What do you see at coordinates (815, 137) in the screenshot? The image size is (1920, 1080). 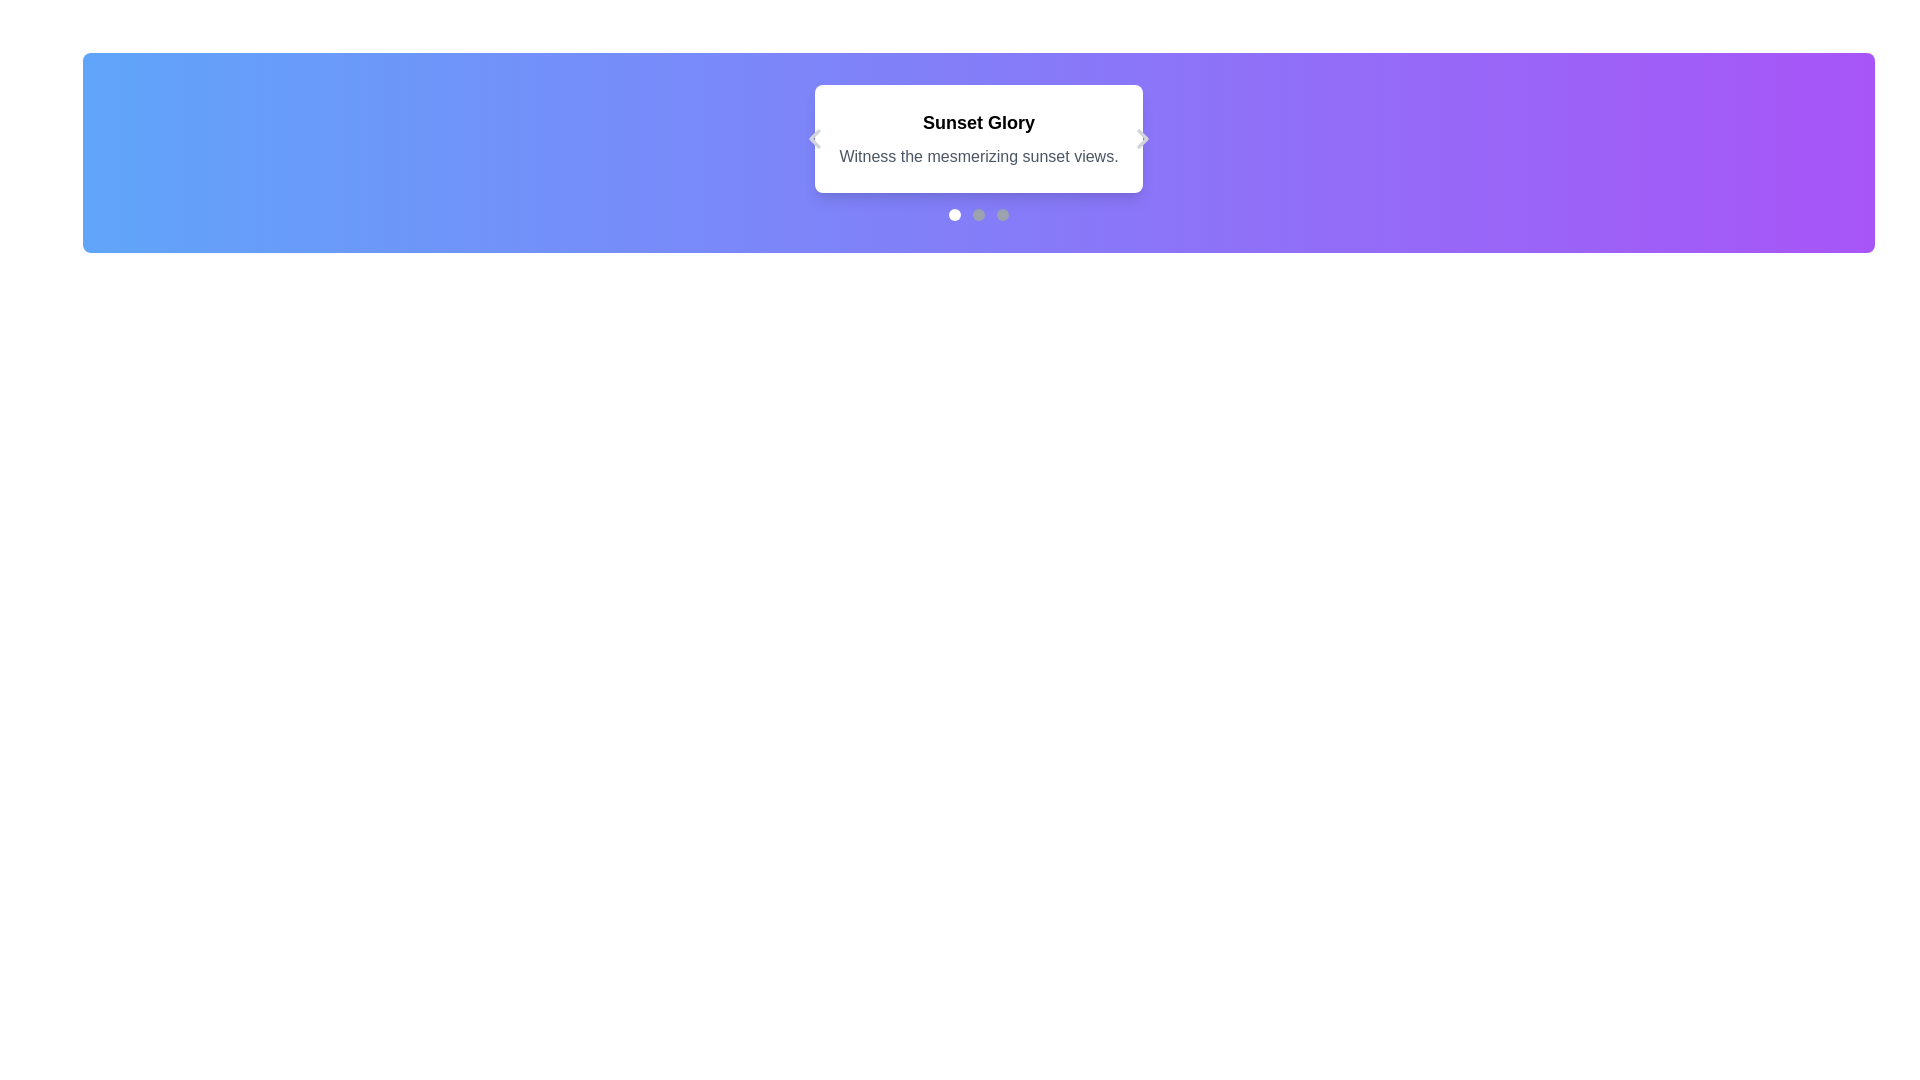 I see `the previous navigation button located to the left of the 'Sunset Glory' text to change its appearance` at bounding box center [815, 137].